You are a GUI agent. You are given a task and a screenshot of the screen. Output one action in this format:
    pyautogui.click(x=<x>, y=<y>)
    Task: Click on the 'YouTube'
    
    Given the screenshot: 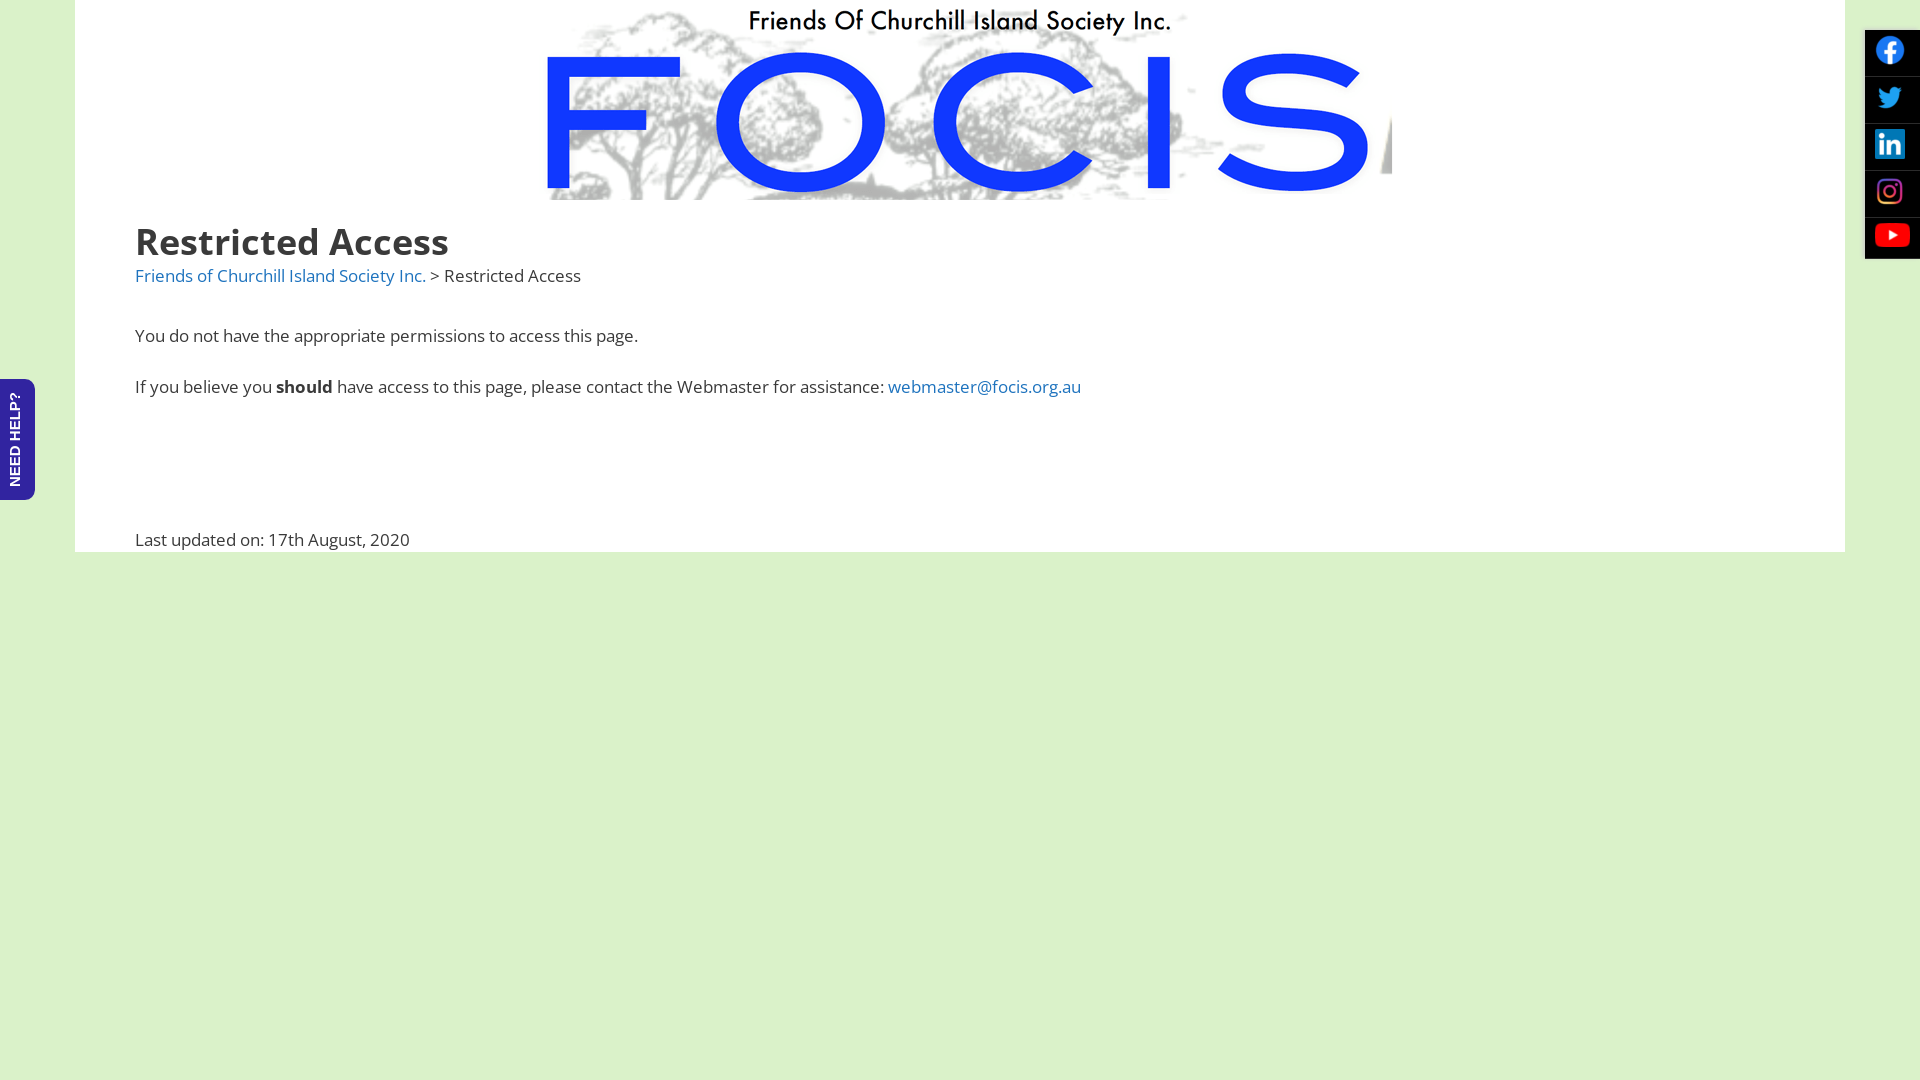 What is the action you would take?
    pyautogui.click(x=1891, y=234)
    